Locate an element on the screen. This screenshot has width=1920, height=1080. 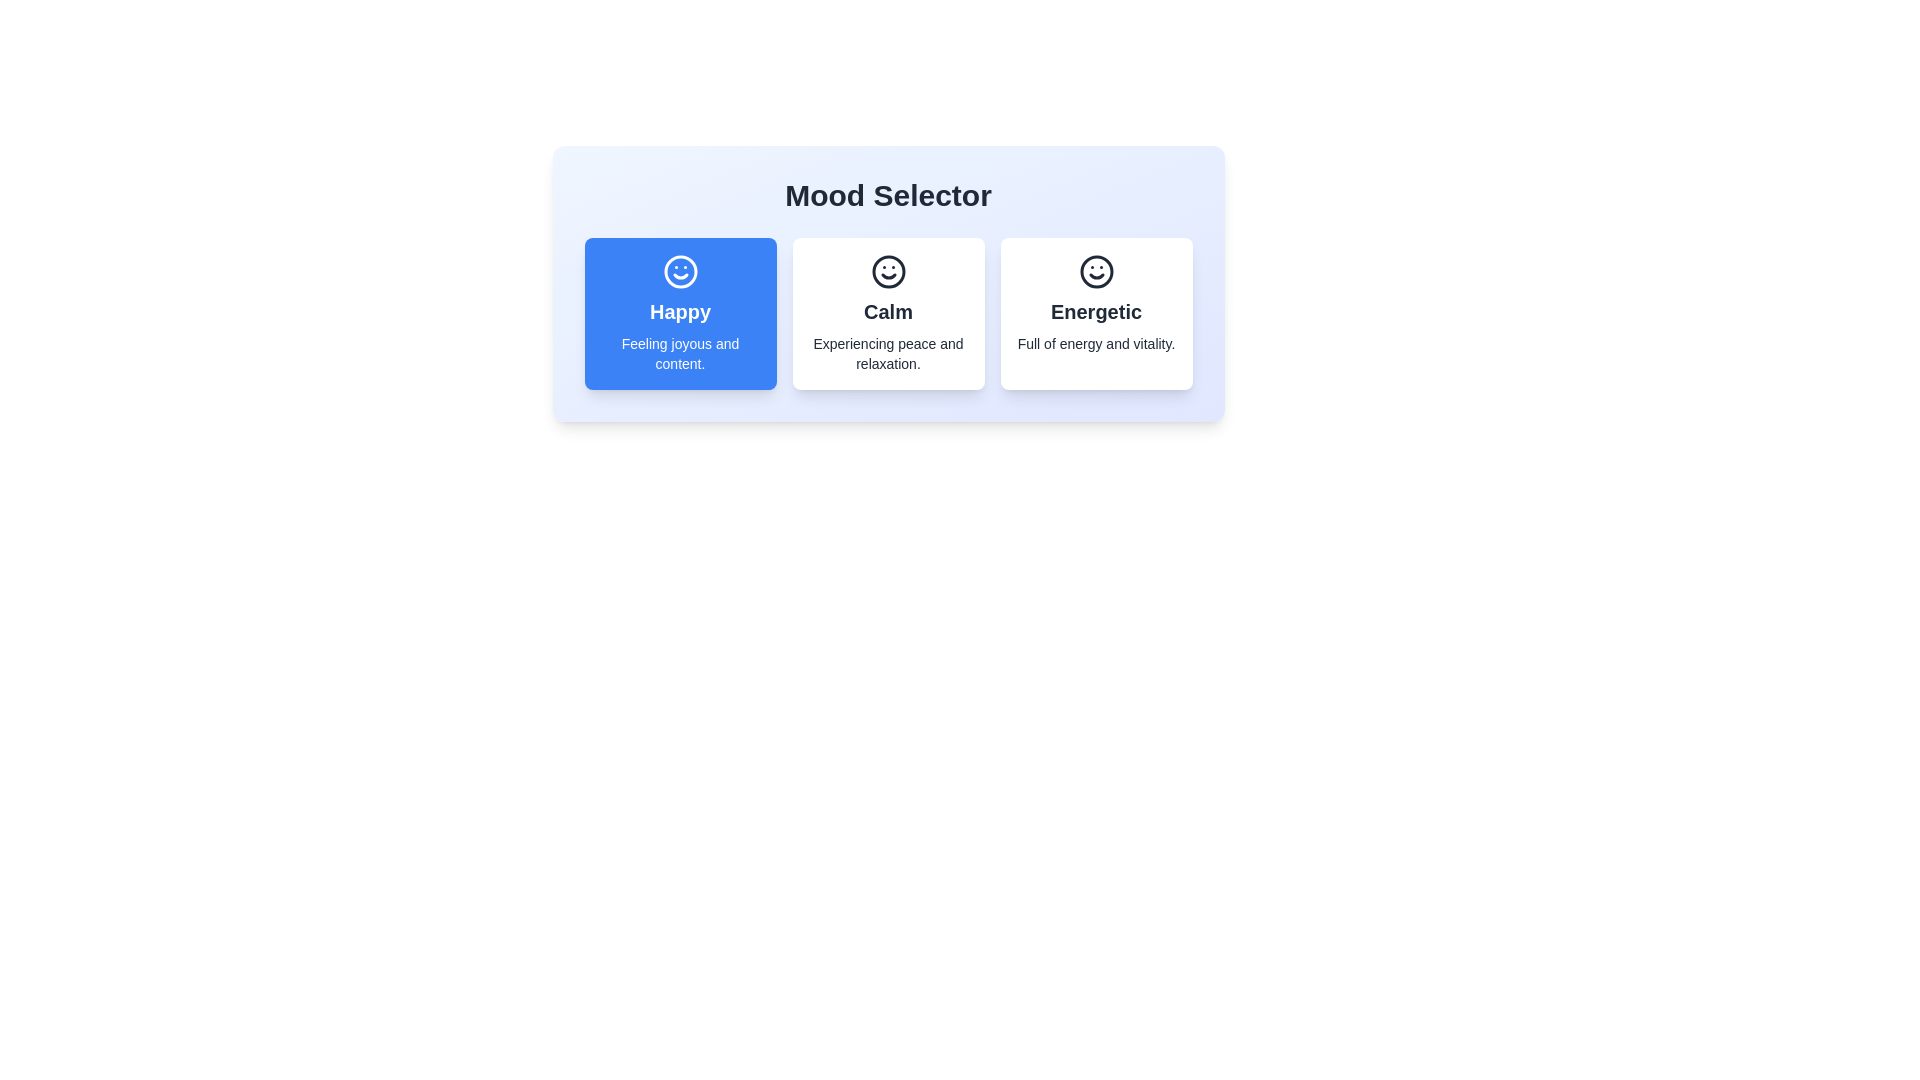
the mood card corresponding to Calm is located at coordinates (887, 313).